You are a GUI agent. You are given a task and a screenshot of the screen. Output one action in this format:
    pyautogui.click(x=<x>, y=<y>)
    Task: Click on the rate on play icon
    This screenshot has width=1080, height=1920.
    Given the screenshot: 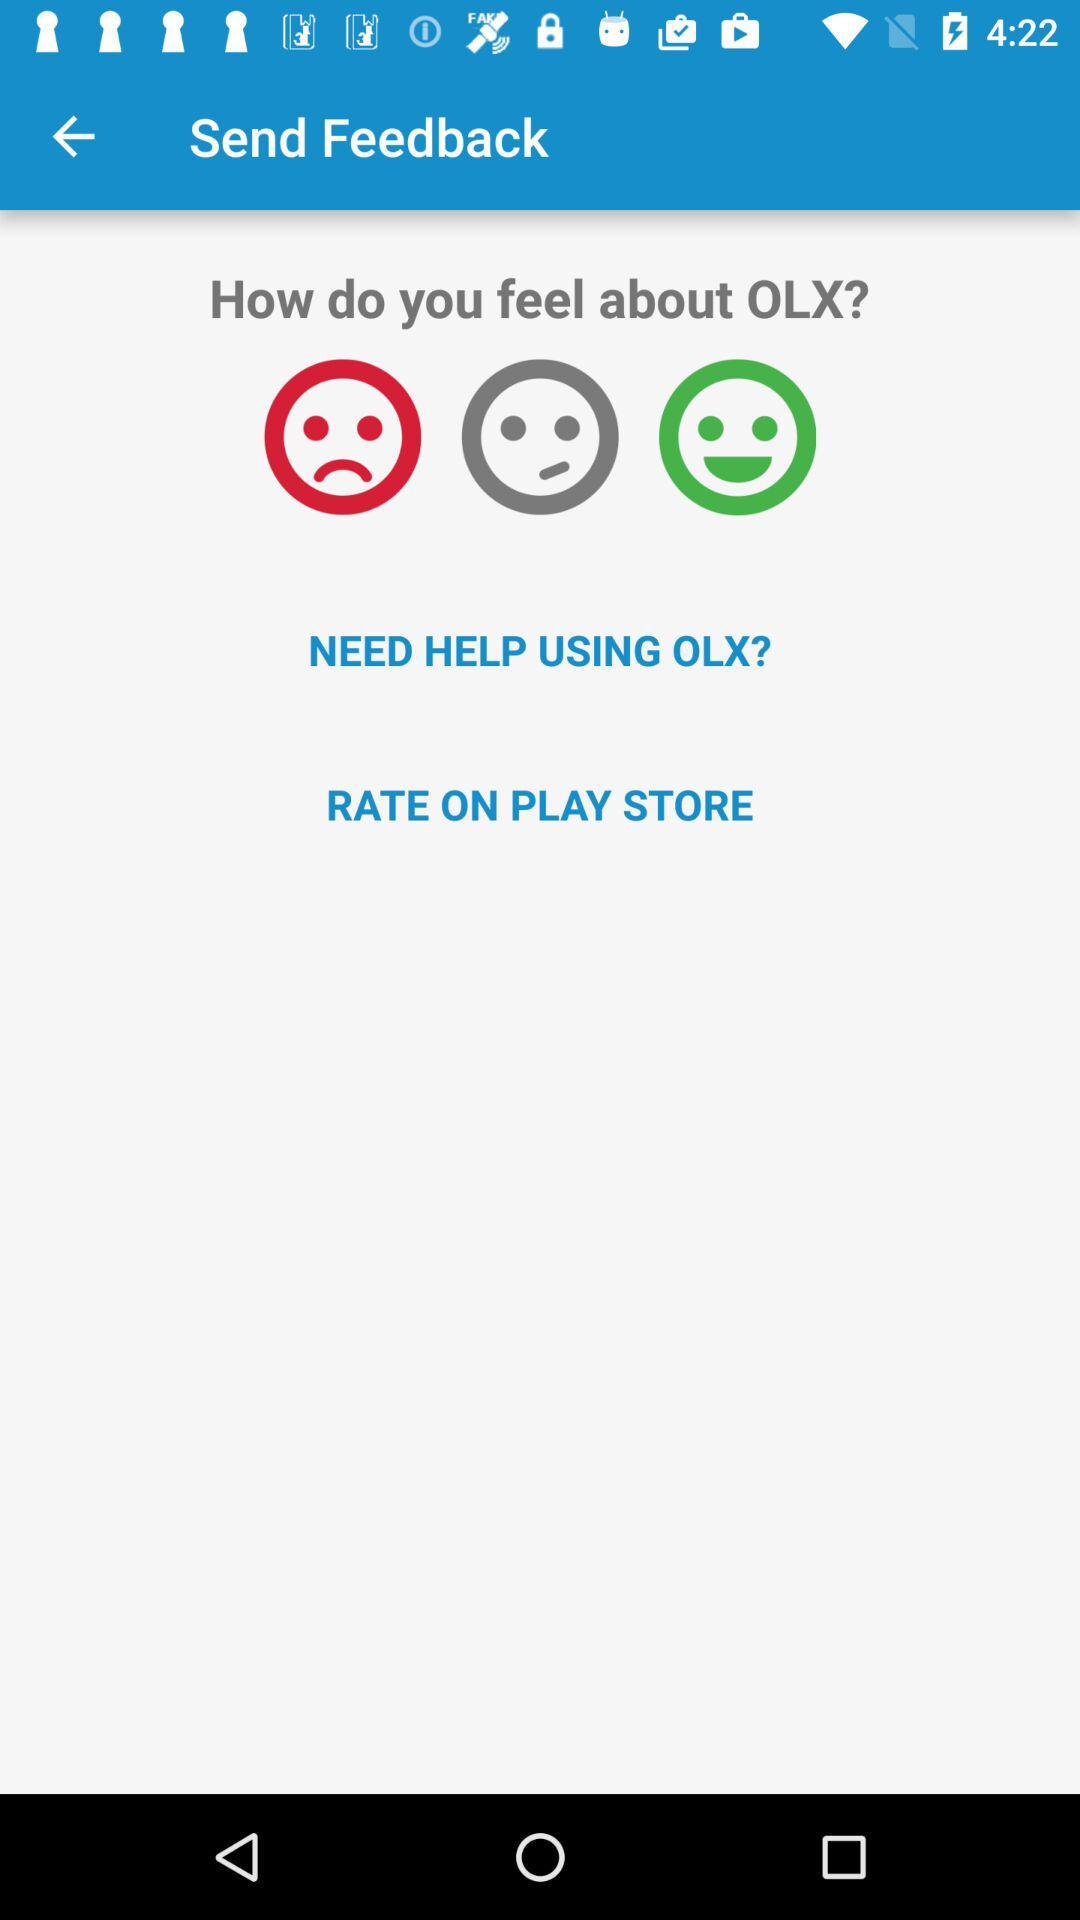 What is the action you would take?
    pyautogui.click(x=540, y=804)
    